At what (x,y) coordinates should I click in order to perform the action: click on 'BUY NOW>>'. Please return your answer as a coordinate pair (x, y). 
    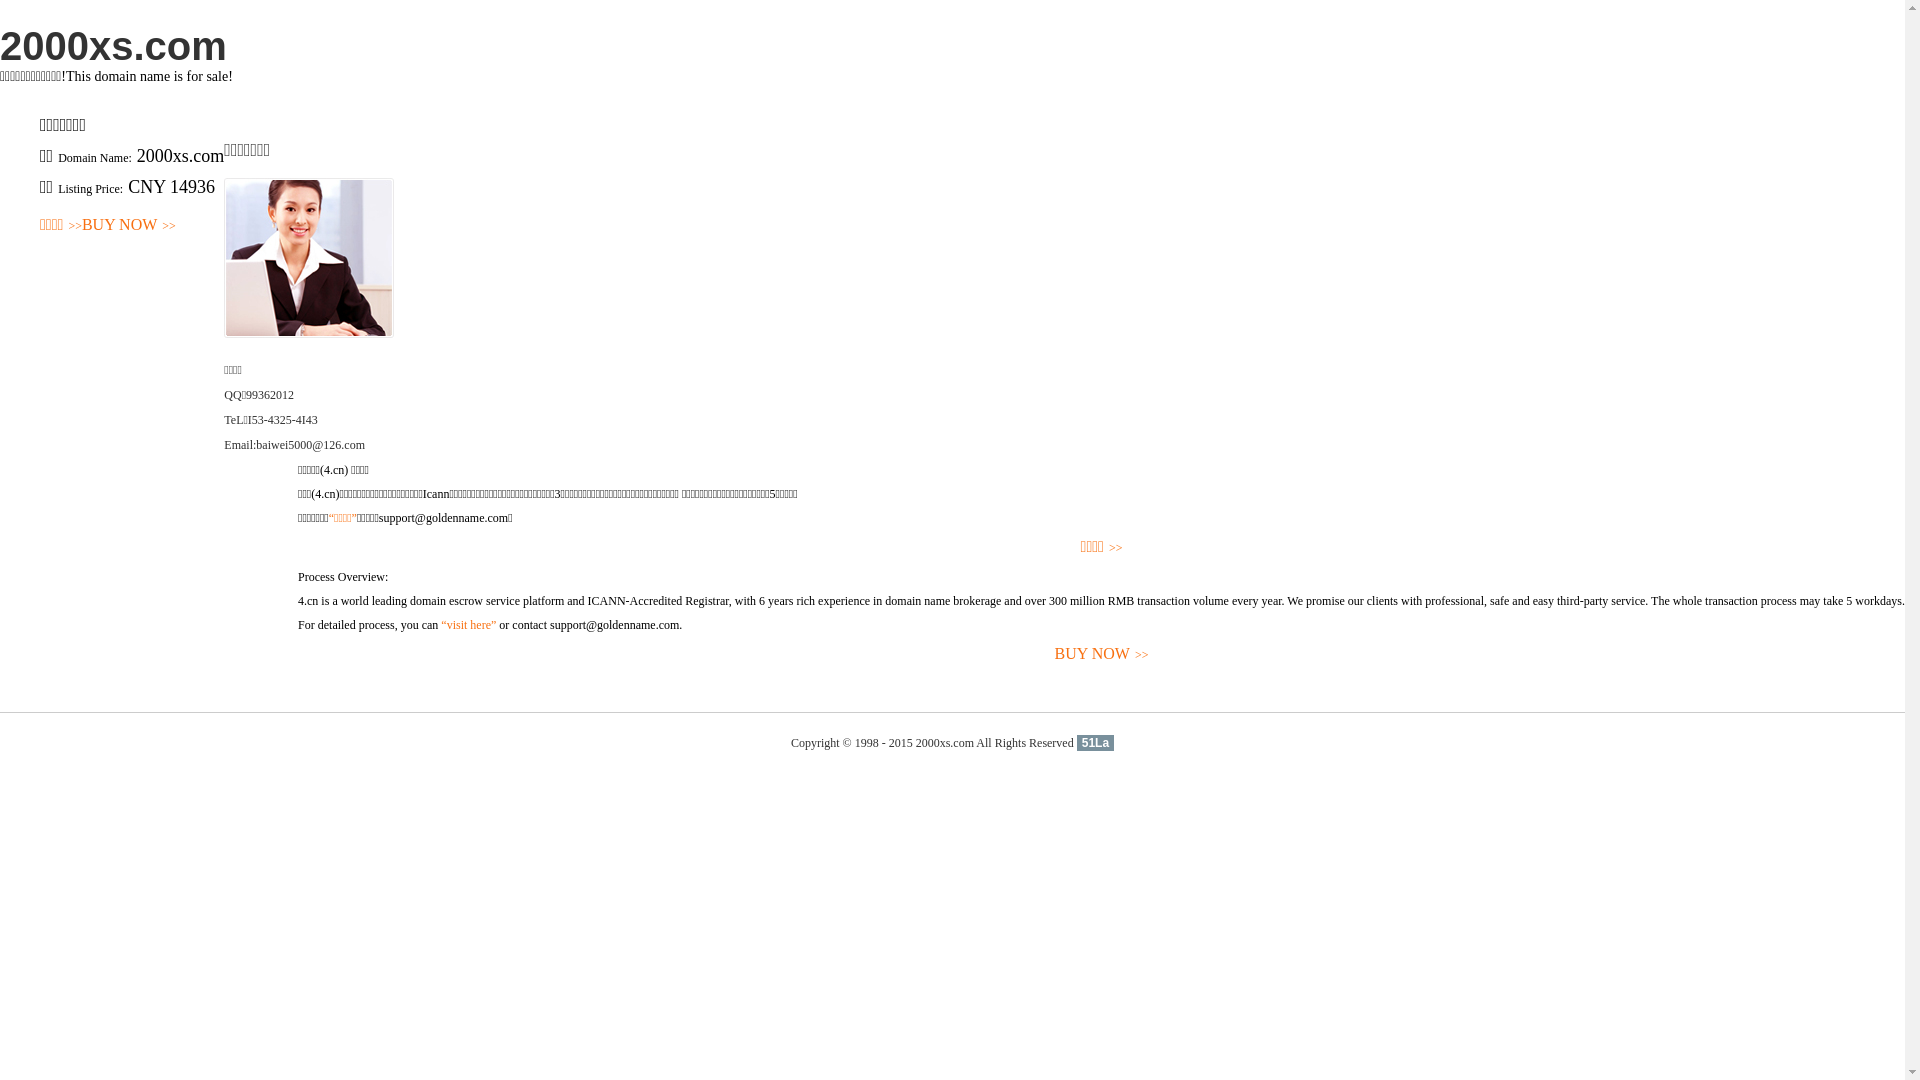
    Looking at the image, I should click on (1100, 654).